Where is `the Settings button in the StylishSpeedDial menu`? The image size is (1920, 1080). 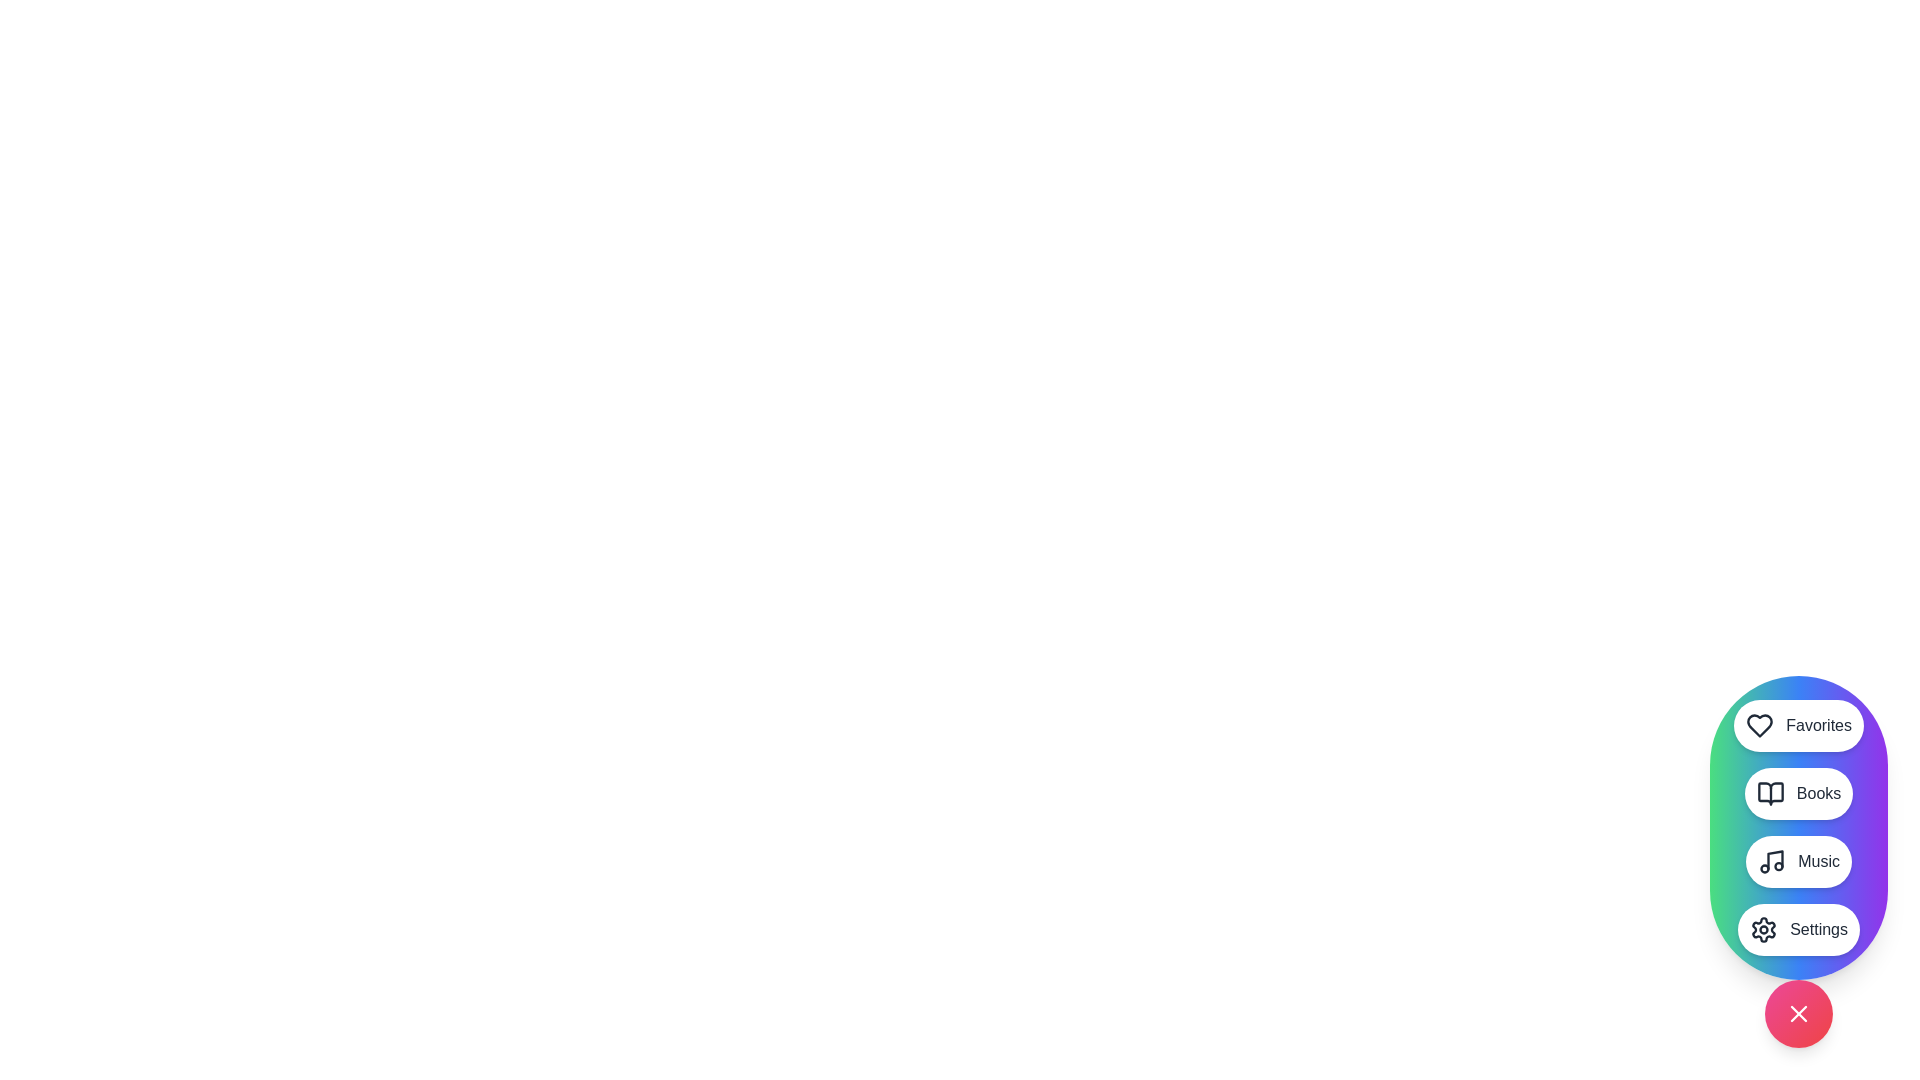
the Settings button in the StylishSpeedDial menu is located at coordinates (1799, 929).